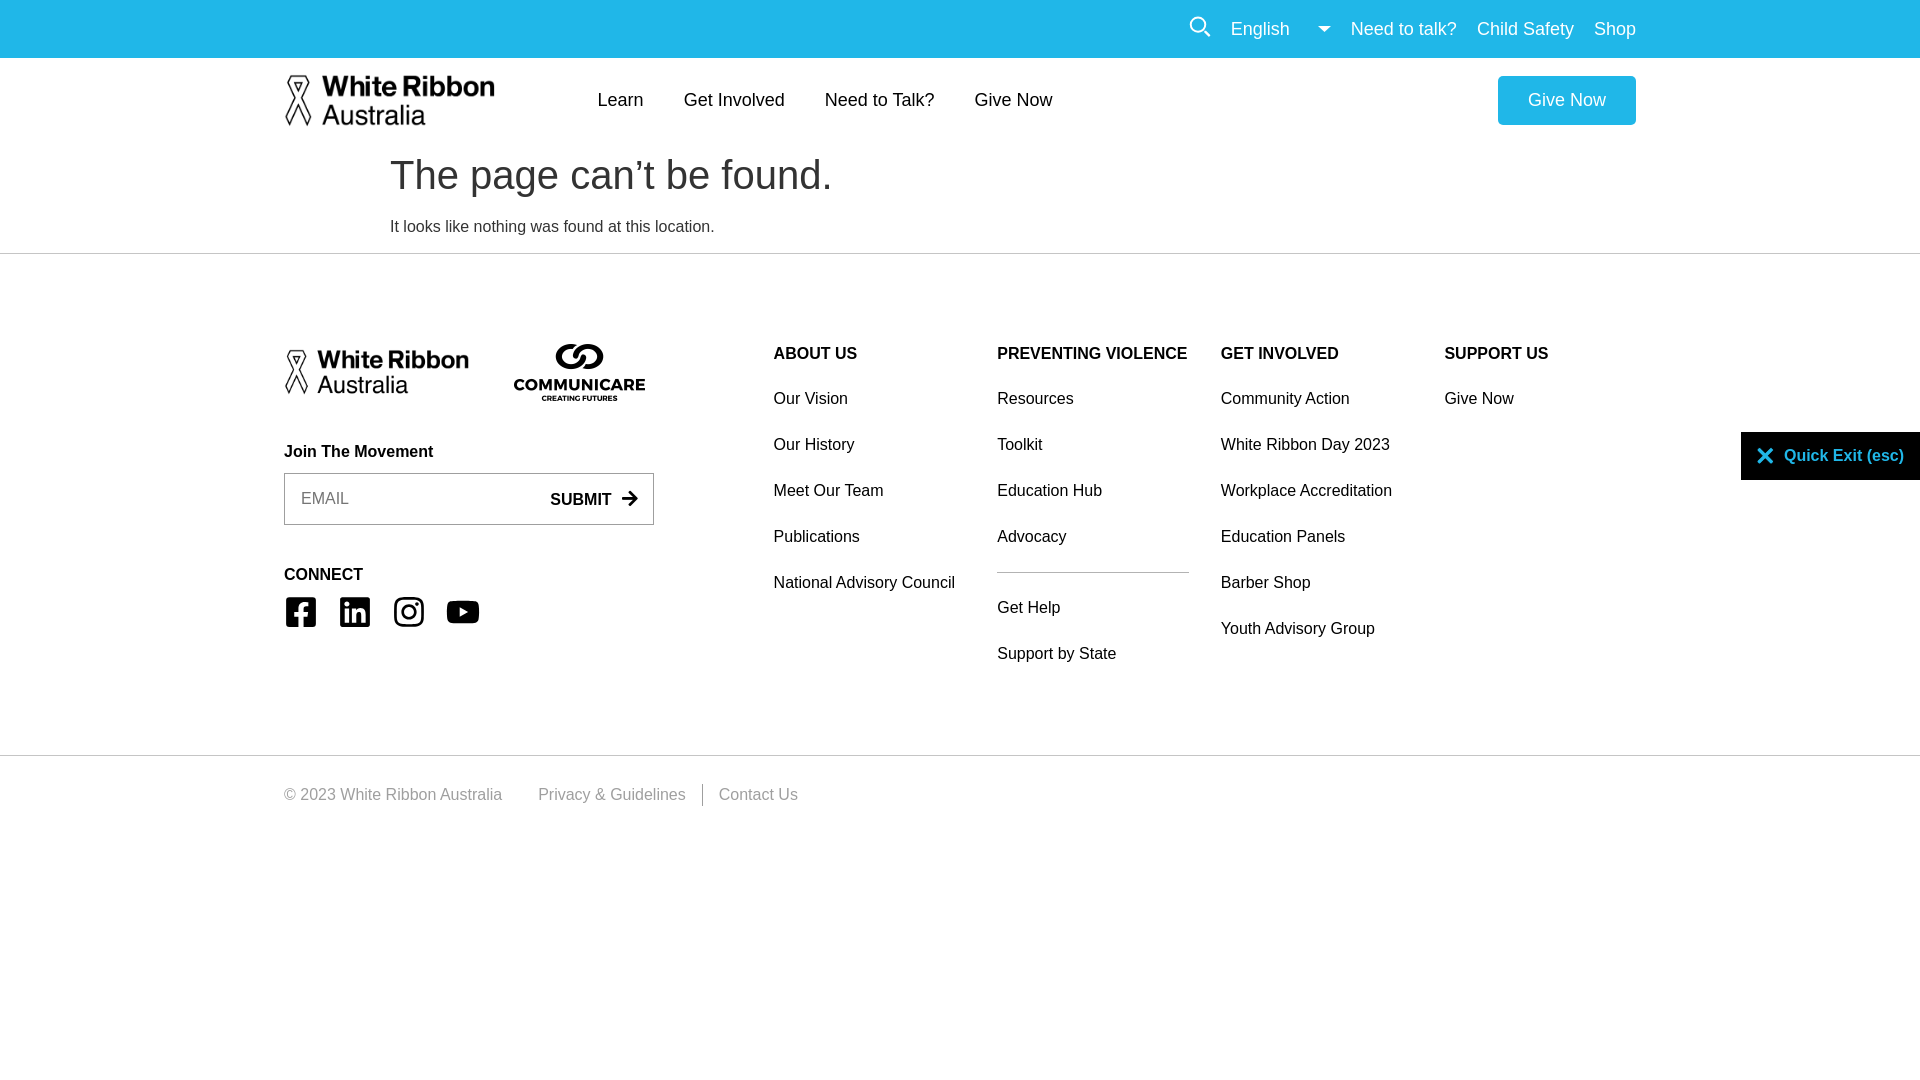 The image size is (1920, 1080). I want to click on 'GET INVOLVED', so click(1219, 352).